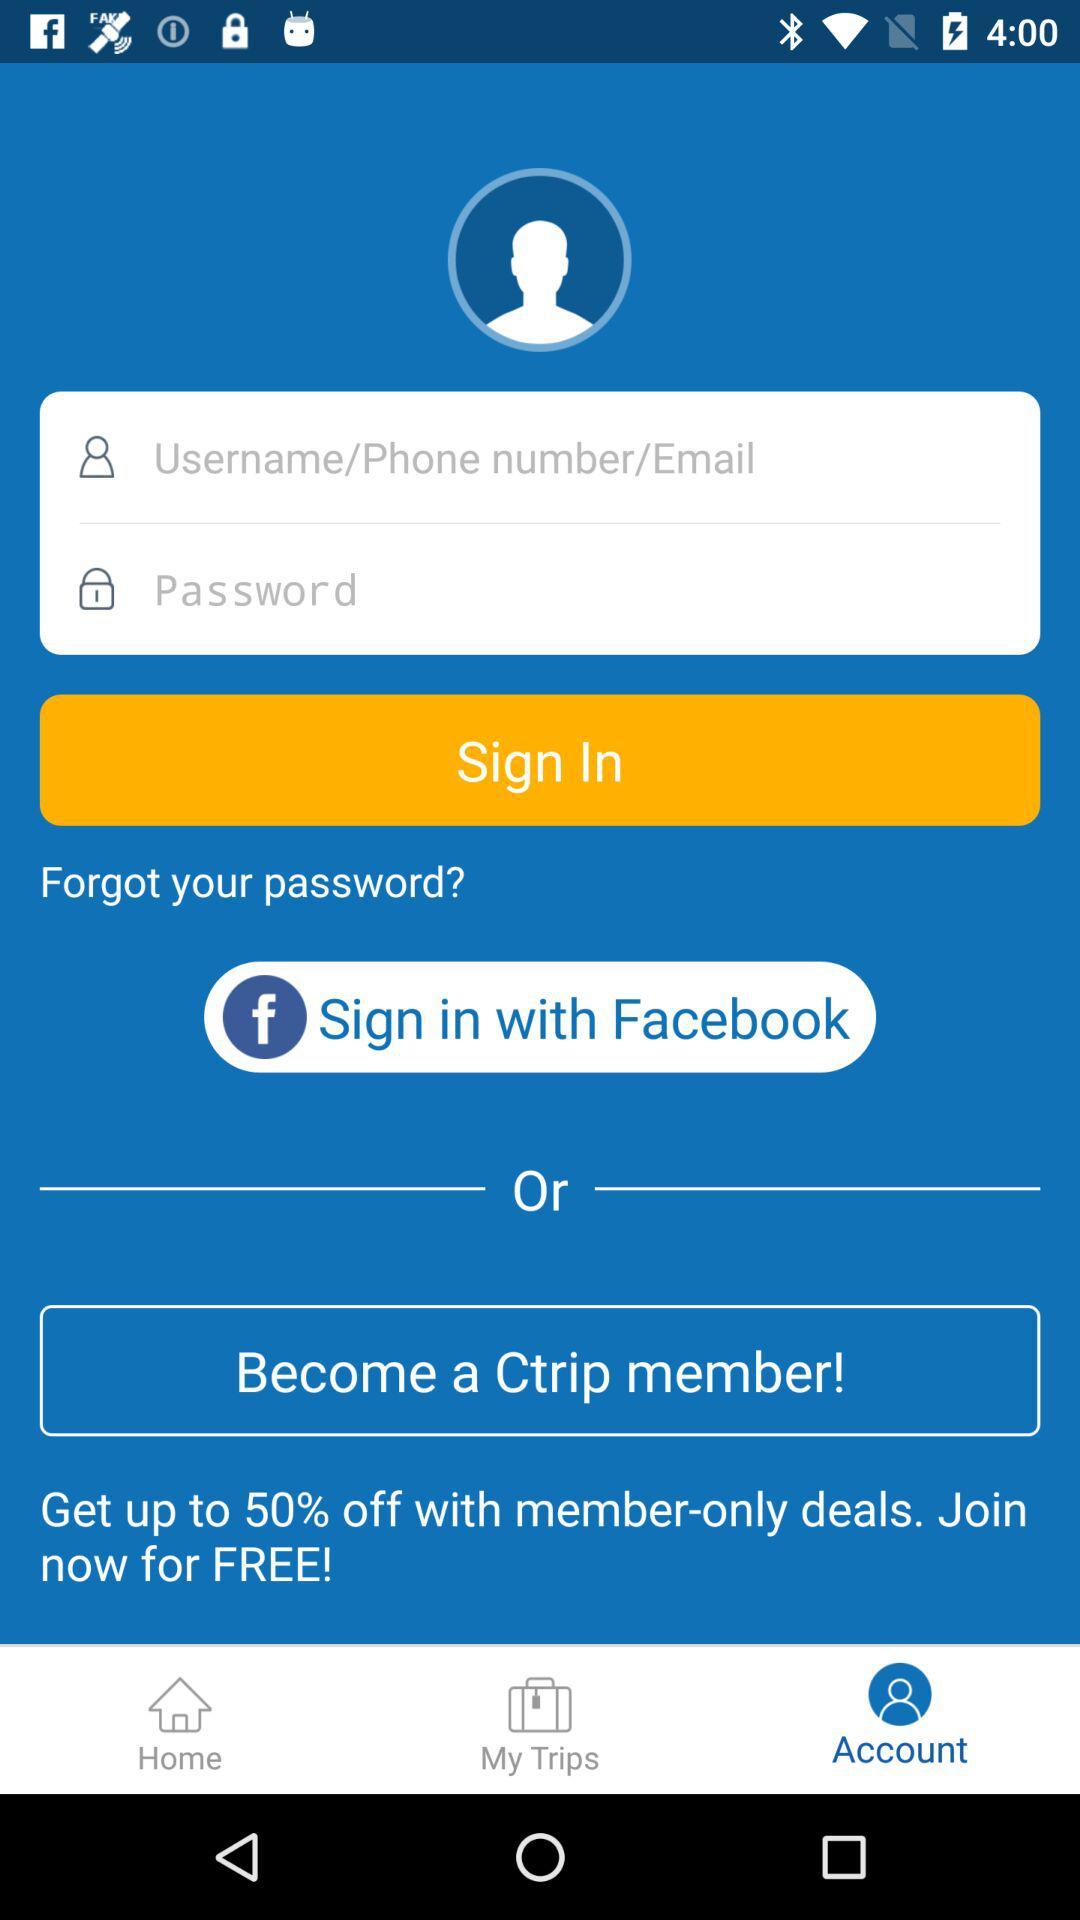  Describe the element at coordinates (540, 456) in the screenshot. I see `insert the login` at that location.